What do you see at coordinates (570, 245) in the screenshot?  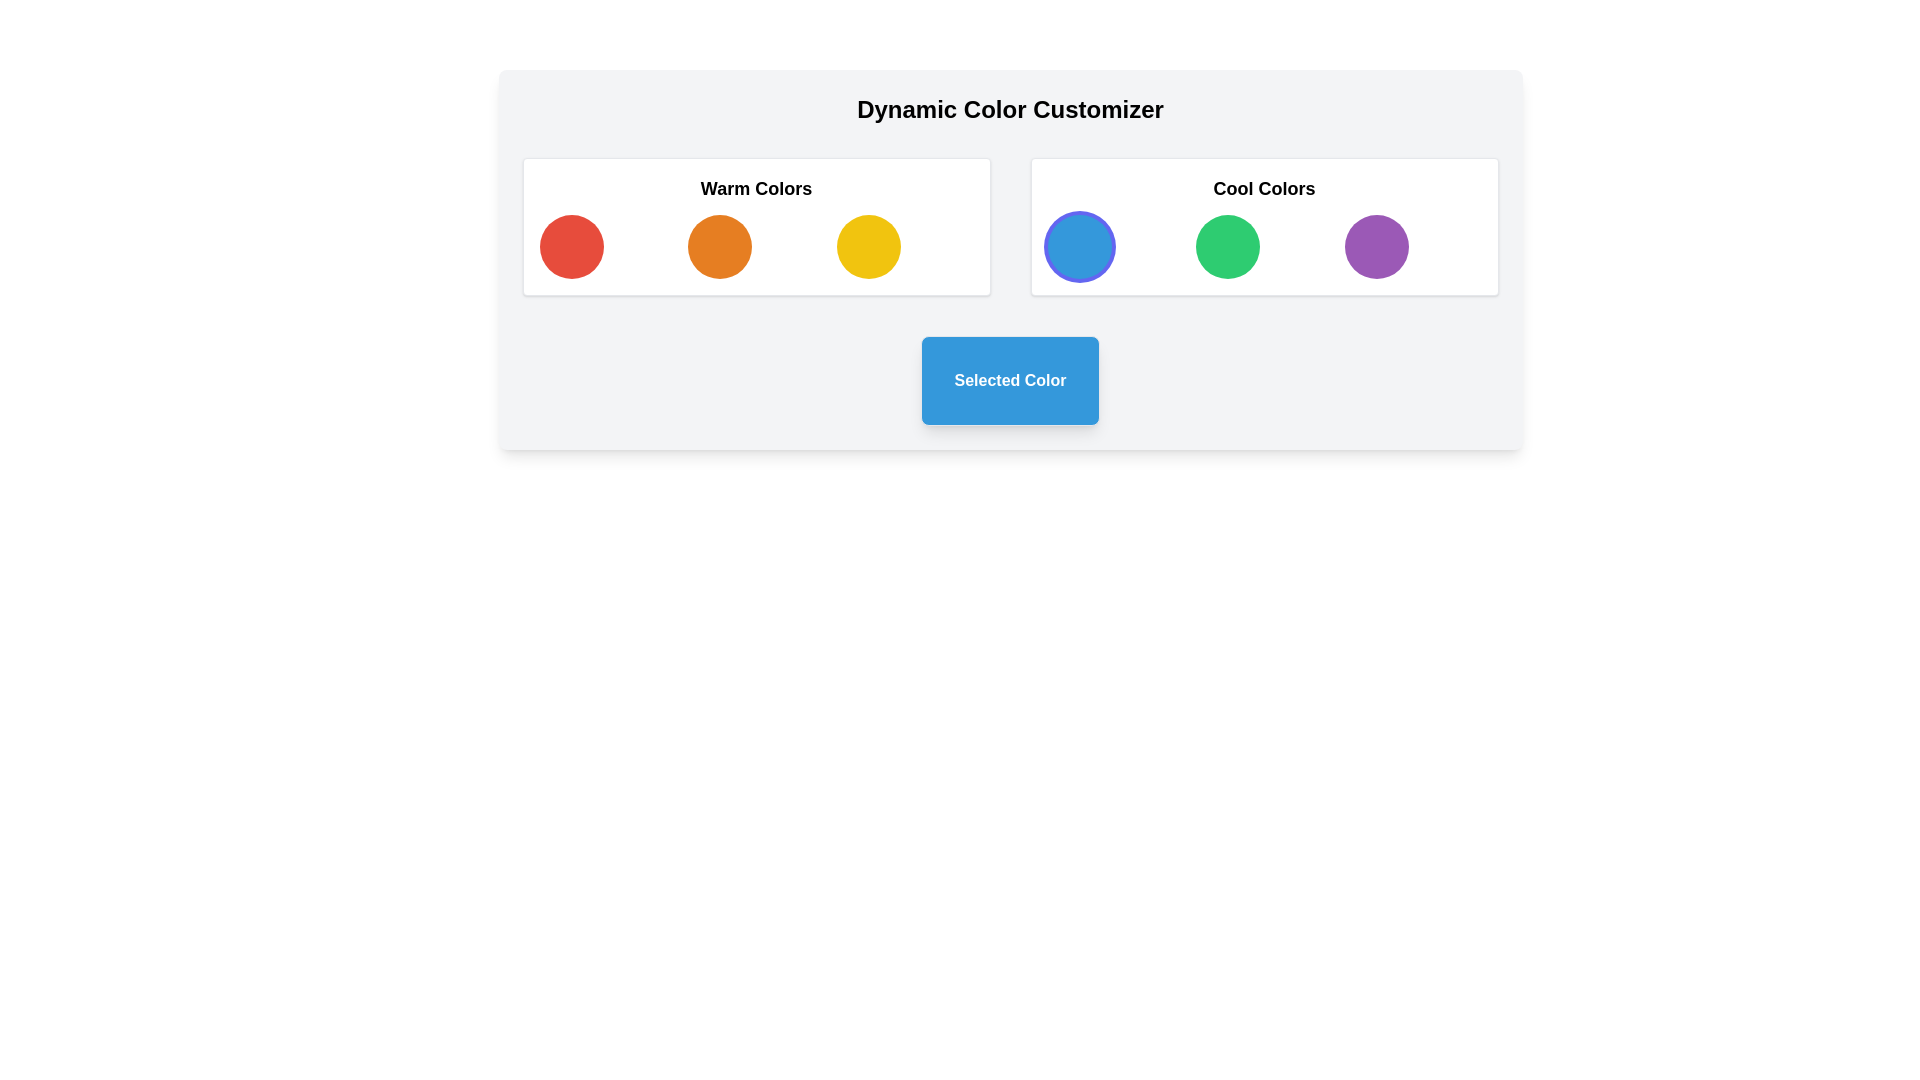 I see `the first circular button under 'Warm Colors'` at bounding box center [570, 245].